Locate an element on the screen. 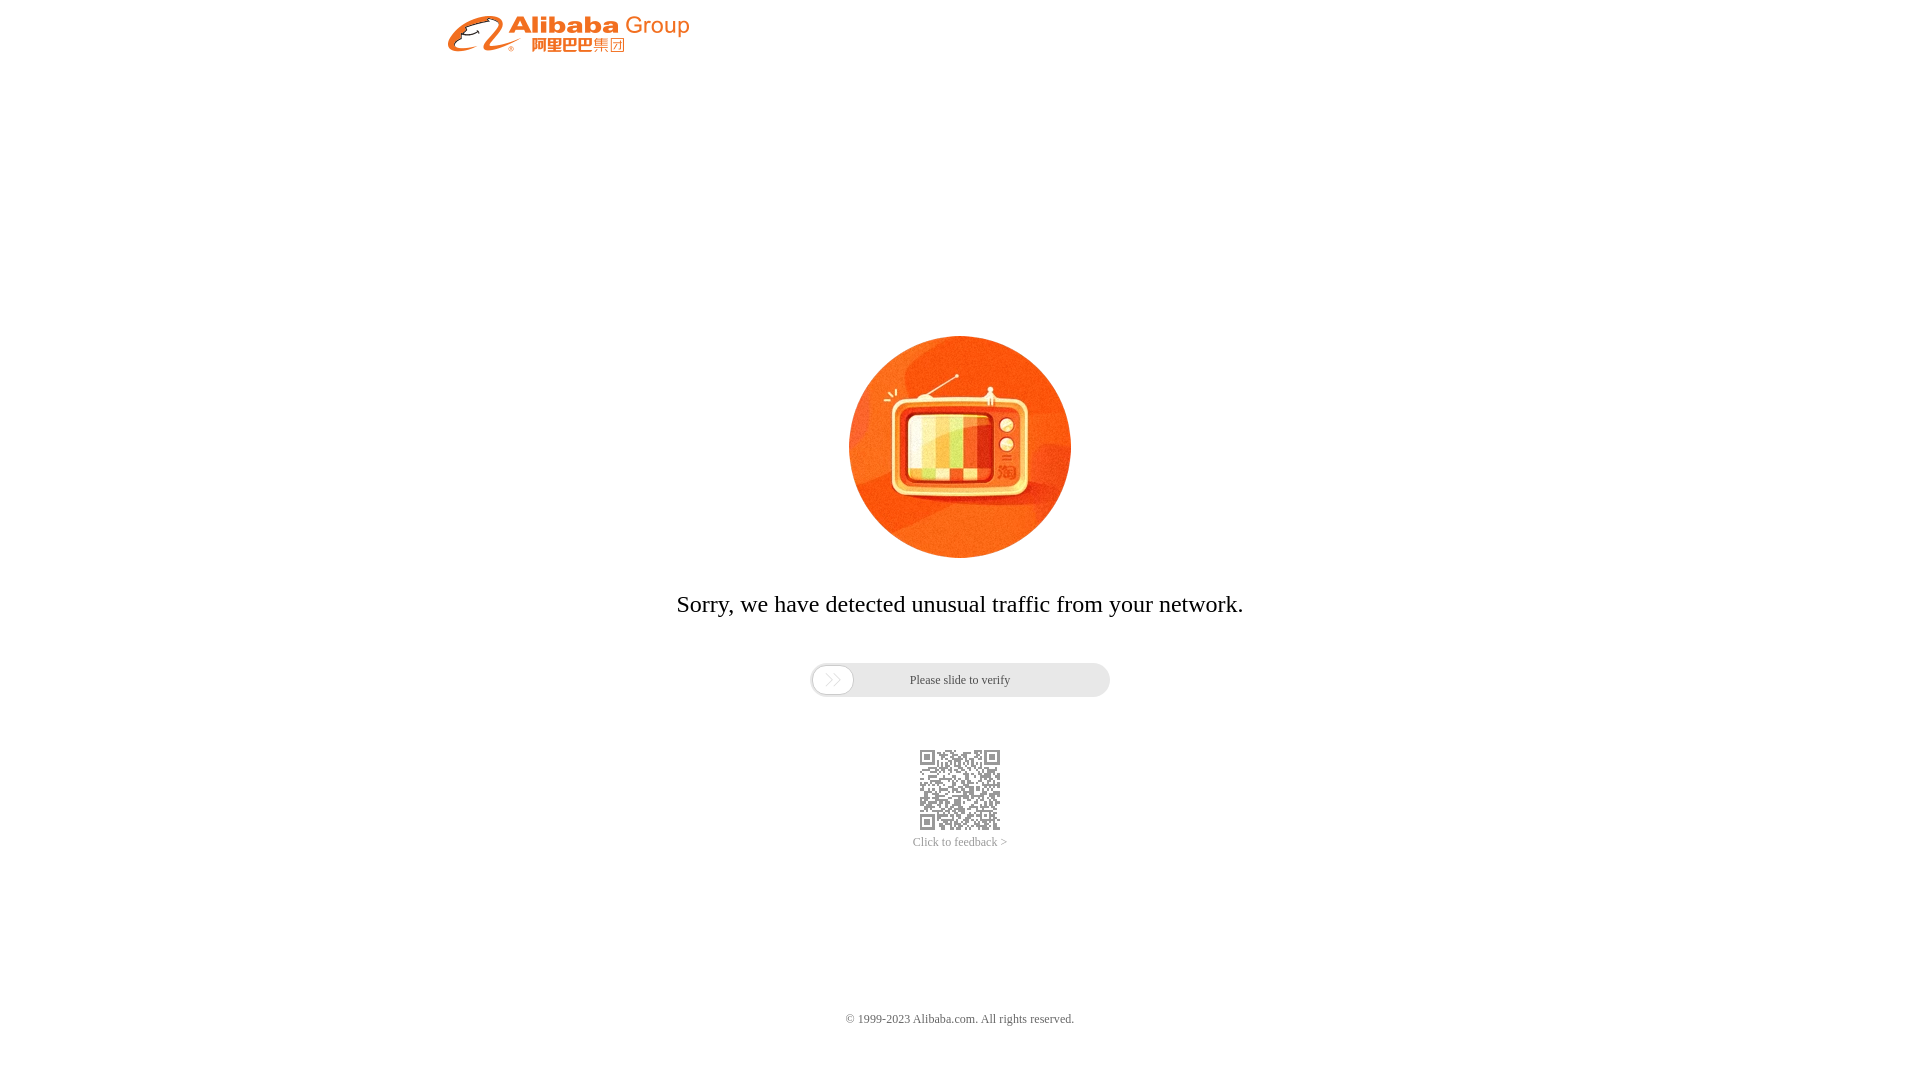 This screenshot has width=1920, height=1080. 'Click to feedback >' is located at coordinates (960, 842).